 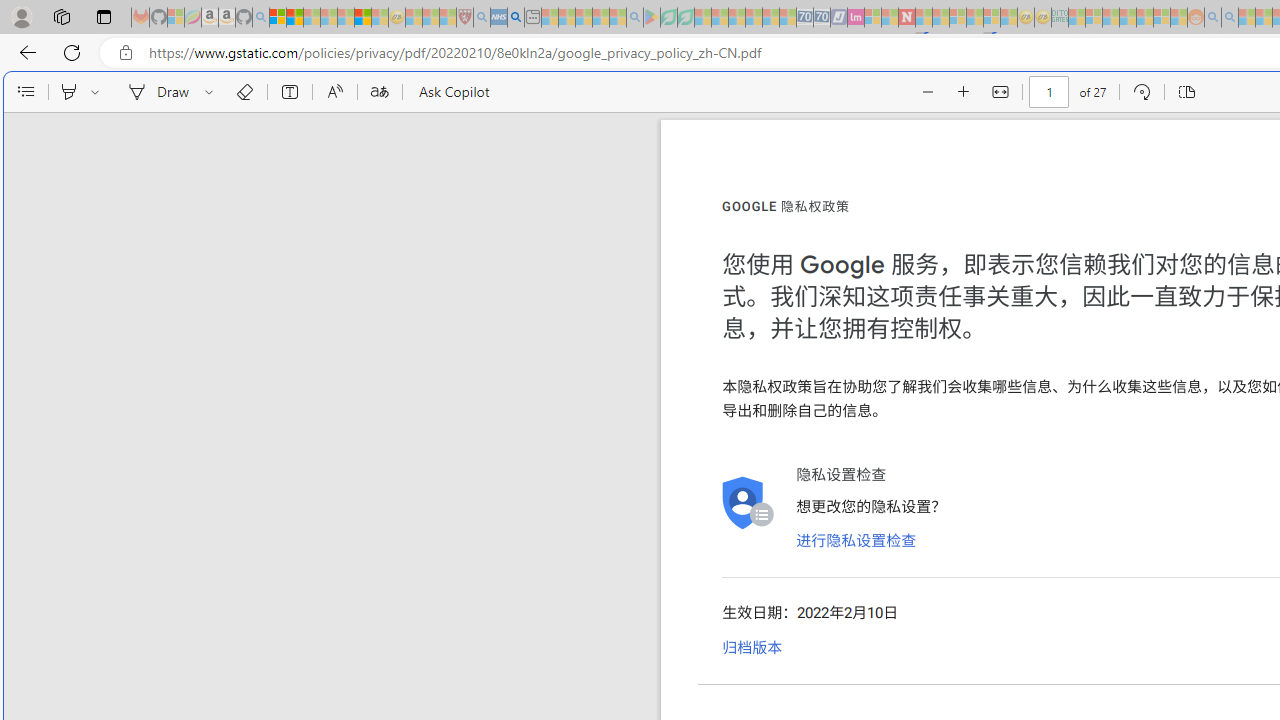 What do you see at coordinates (464, 17) in the screenshot?
I see `'Robert H. Shmerling, MD - Harvard Health - Sleeping'` at bounding box center [464, 17].